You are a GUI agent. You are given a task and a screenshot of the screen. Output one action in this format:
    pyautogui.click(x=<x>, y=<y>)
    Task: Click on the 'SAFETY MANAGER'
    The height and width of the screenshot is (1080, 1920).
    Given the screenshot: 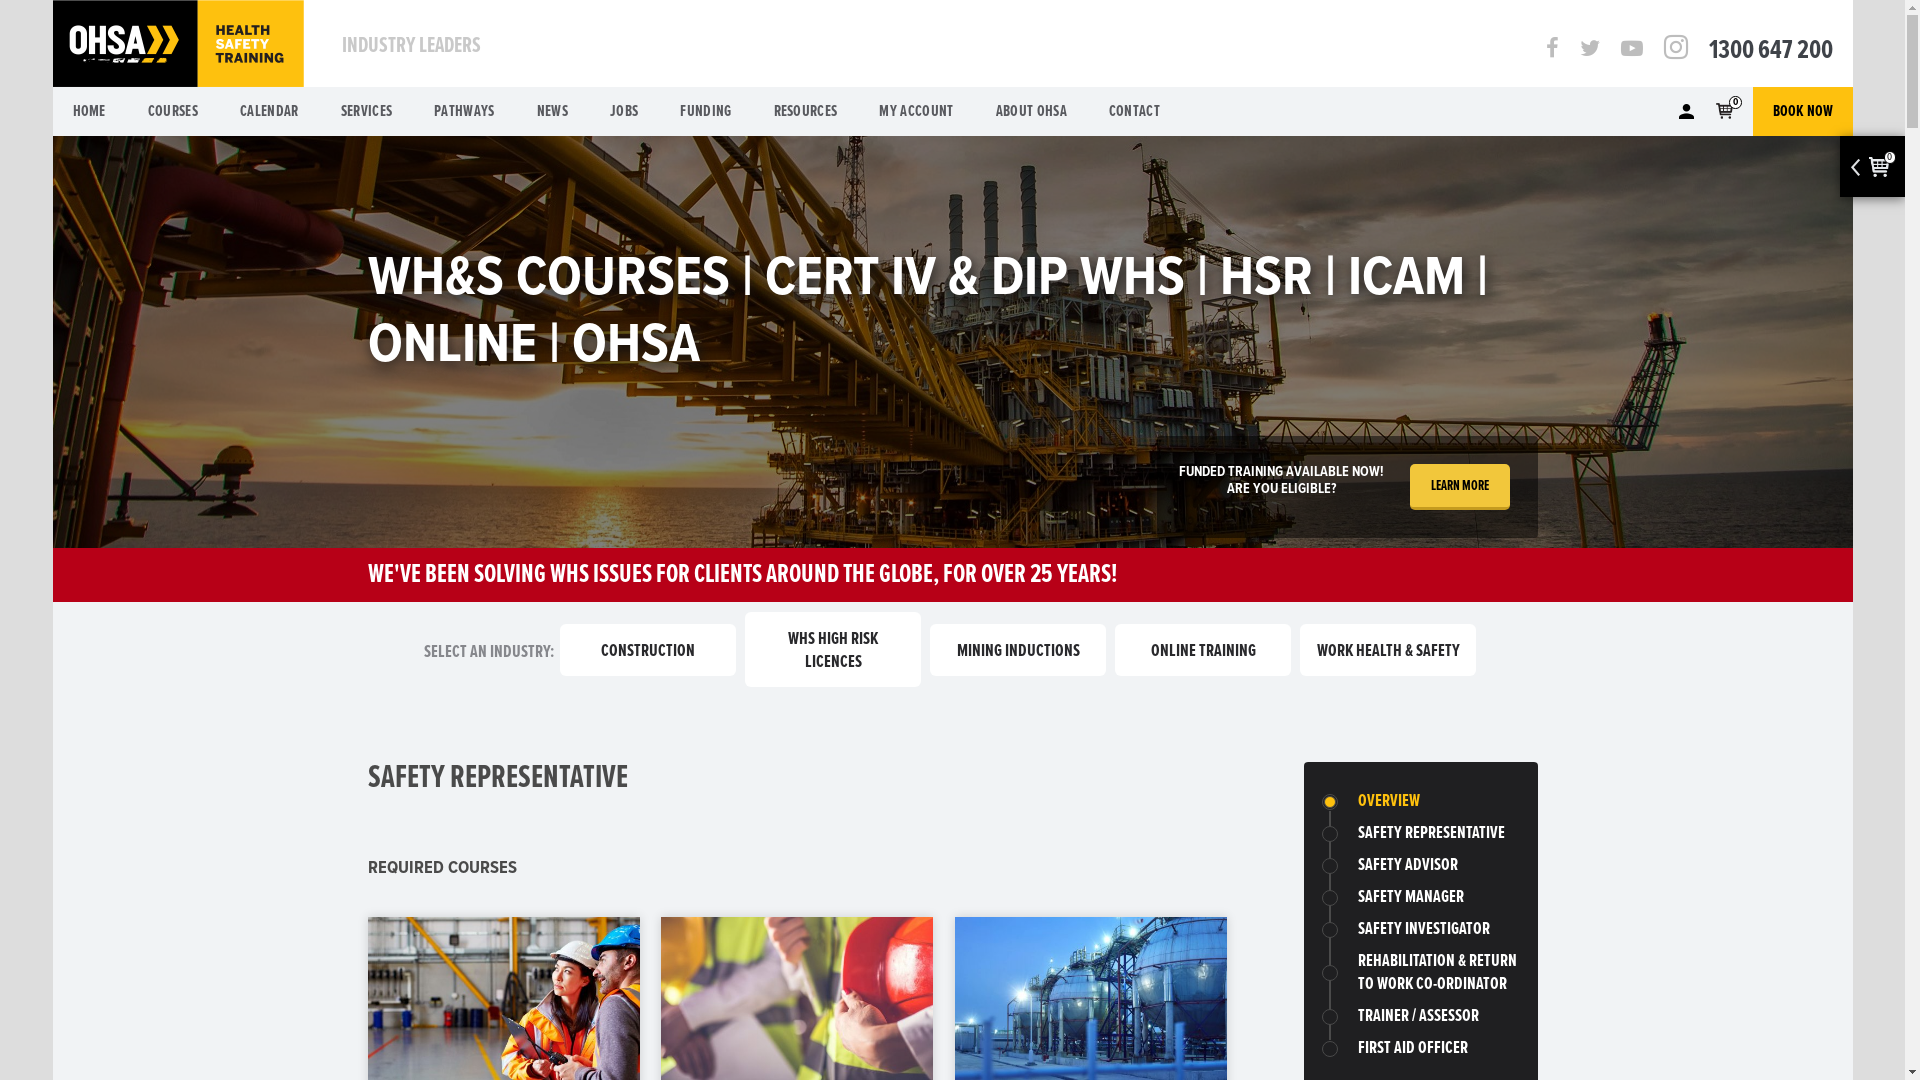 What is the action you would take?
    pyautogui.click(x=1358, y=896)
    